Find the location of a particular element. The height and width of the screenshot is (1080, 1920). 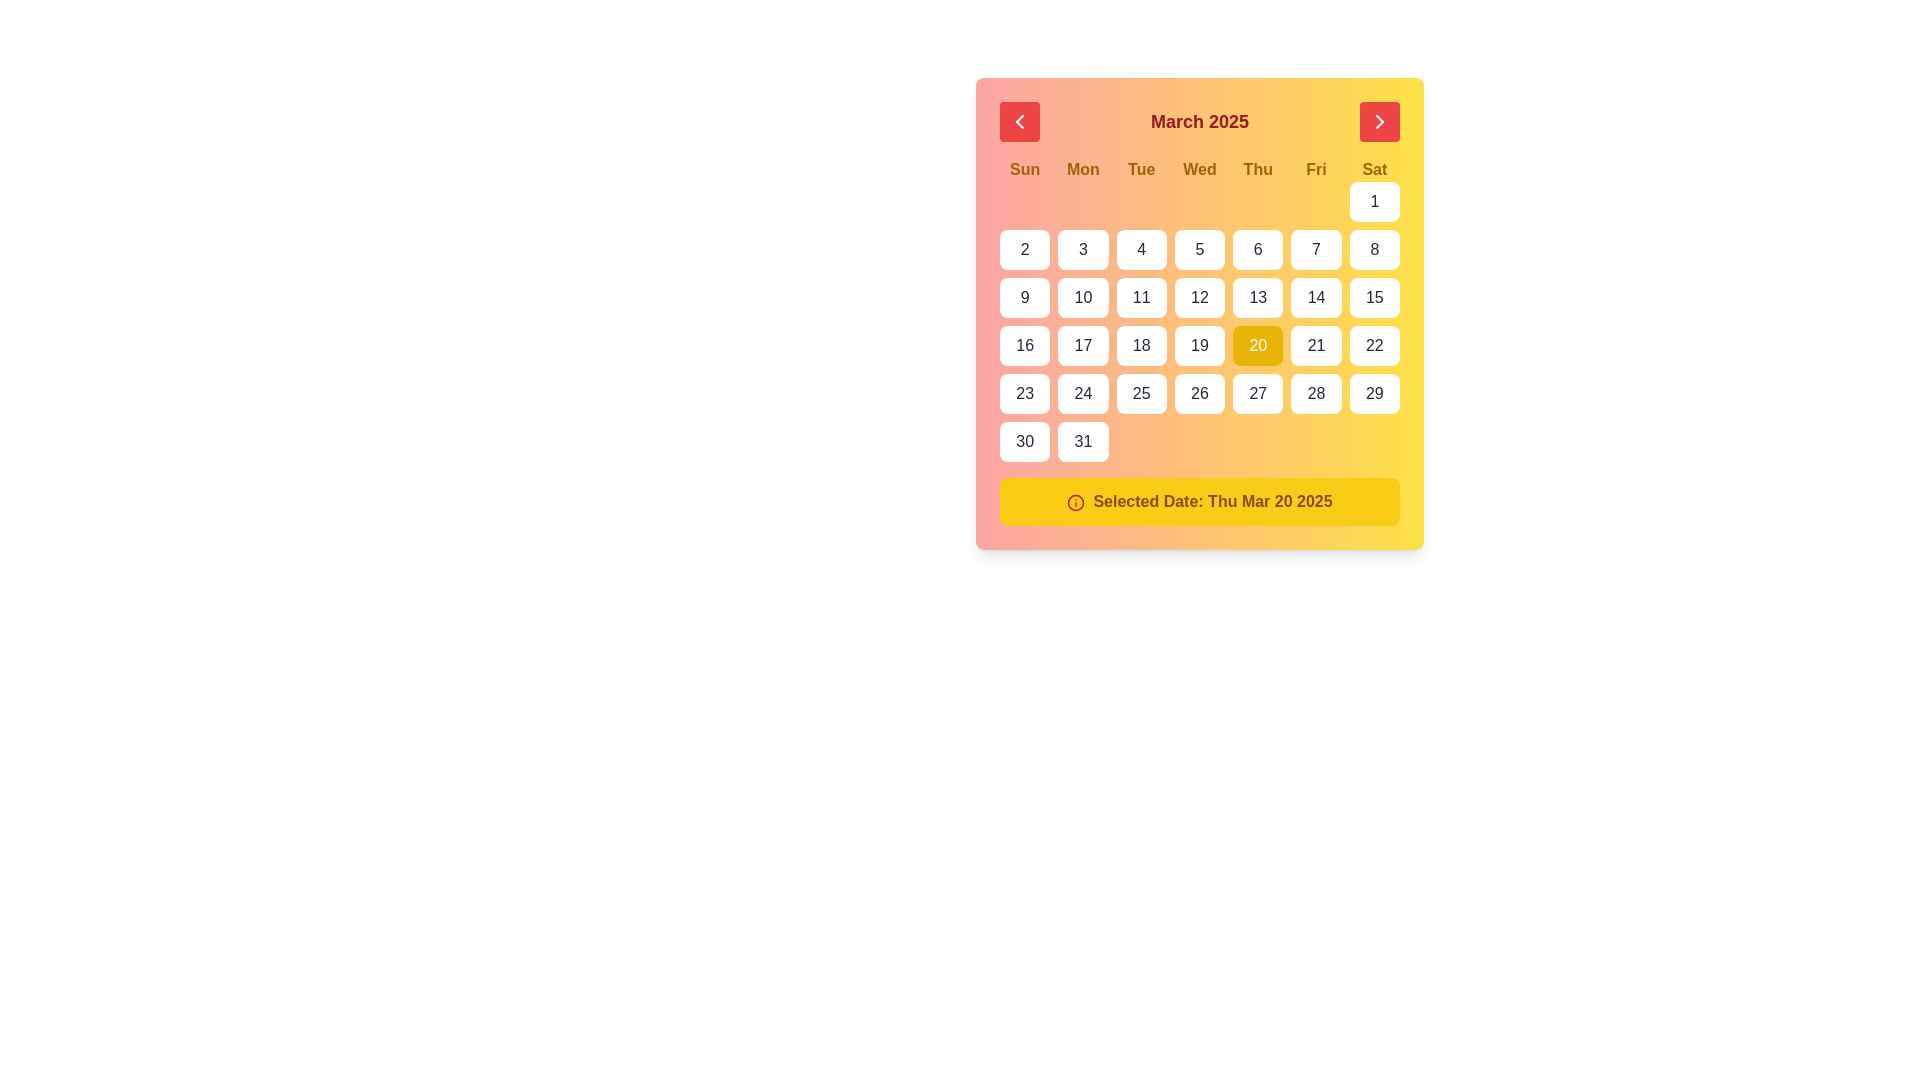

the bold yellow text label 'Sun', which is the leftmost element in the row displaying the days of the week is located at coordinates (1025, 168).